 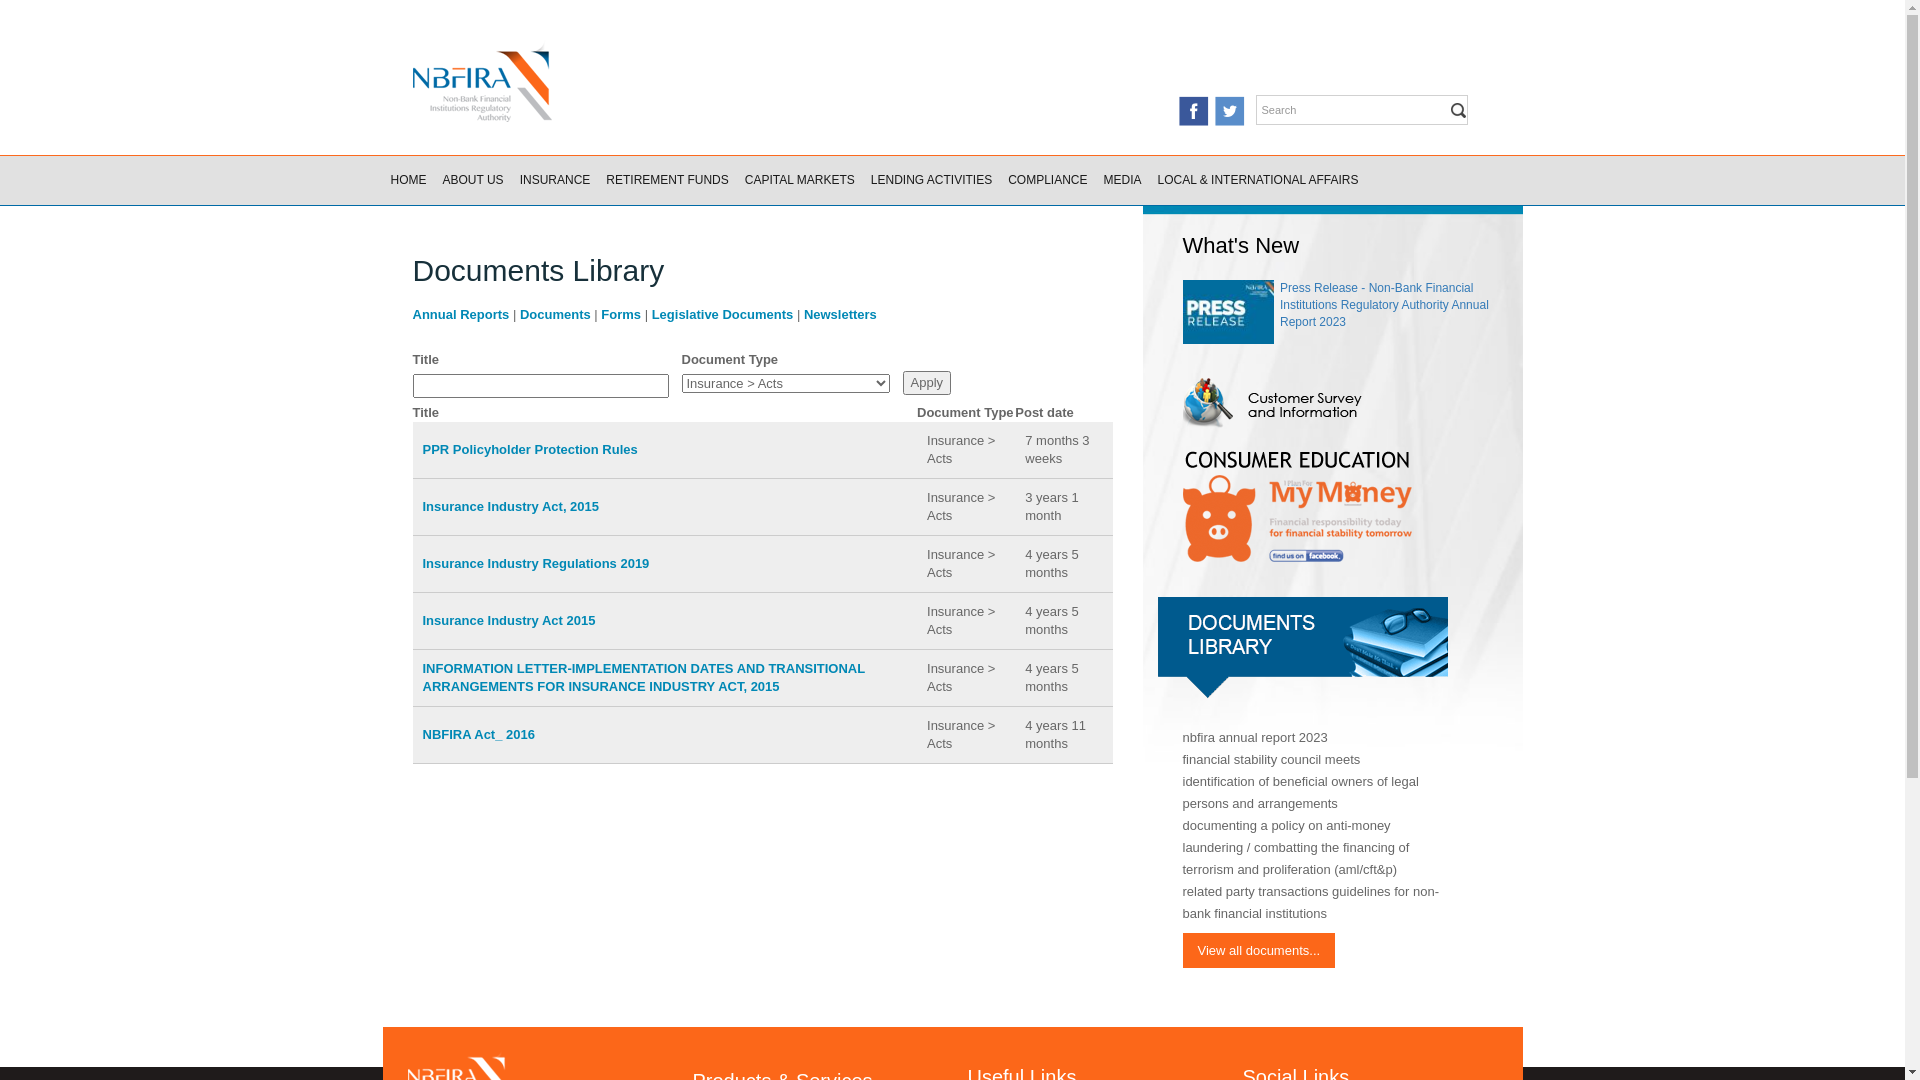 I want to click on 'Insurance Industry Regulations 2019', so click(x=535, y=563).